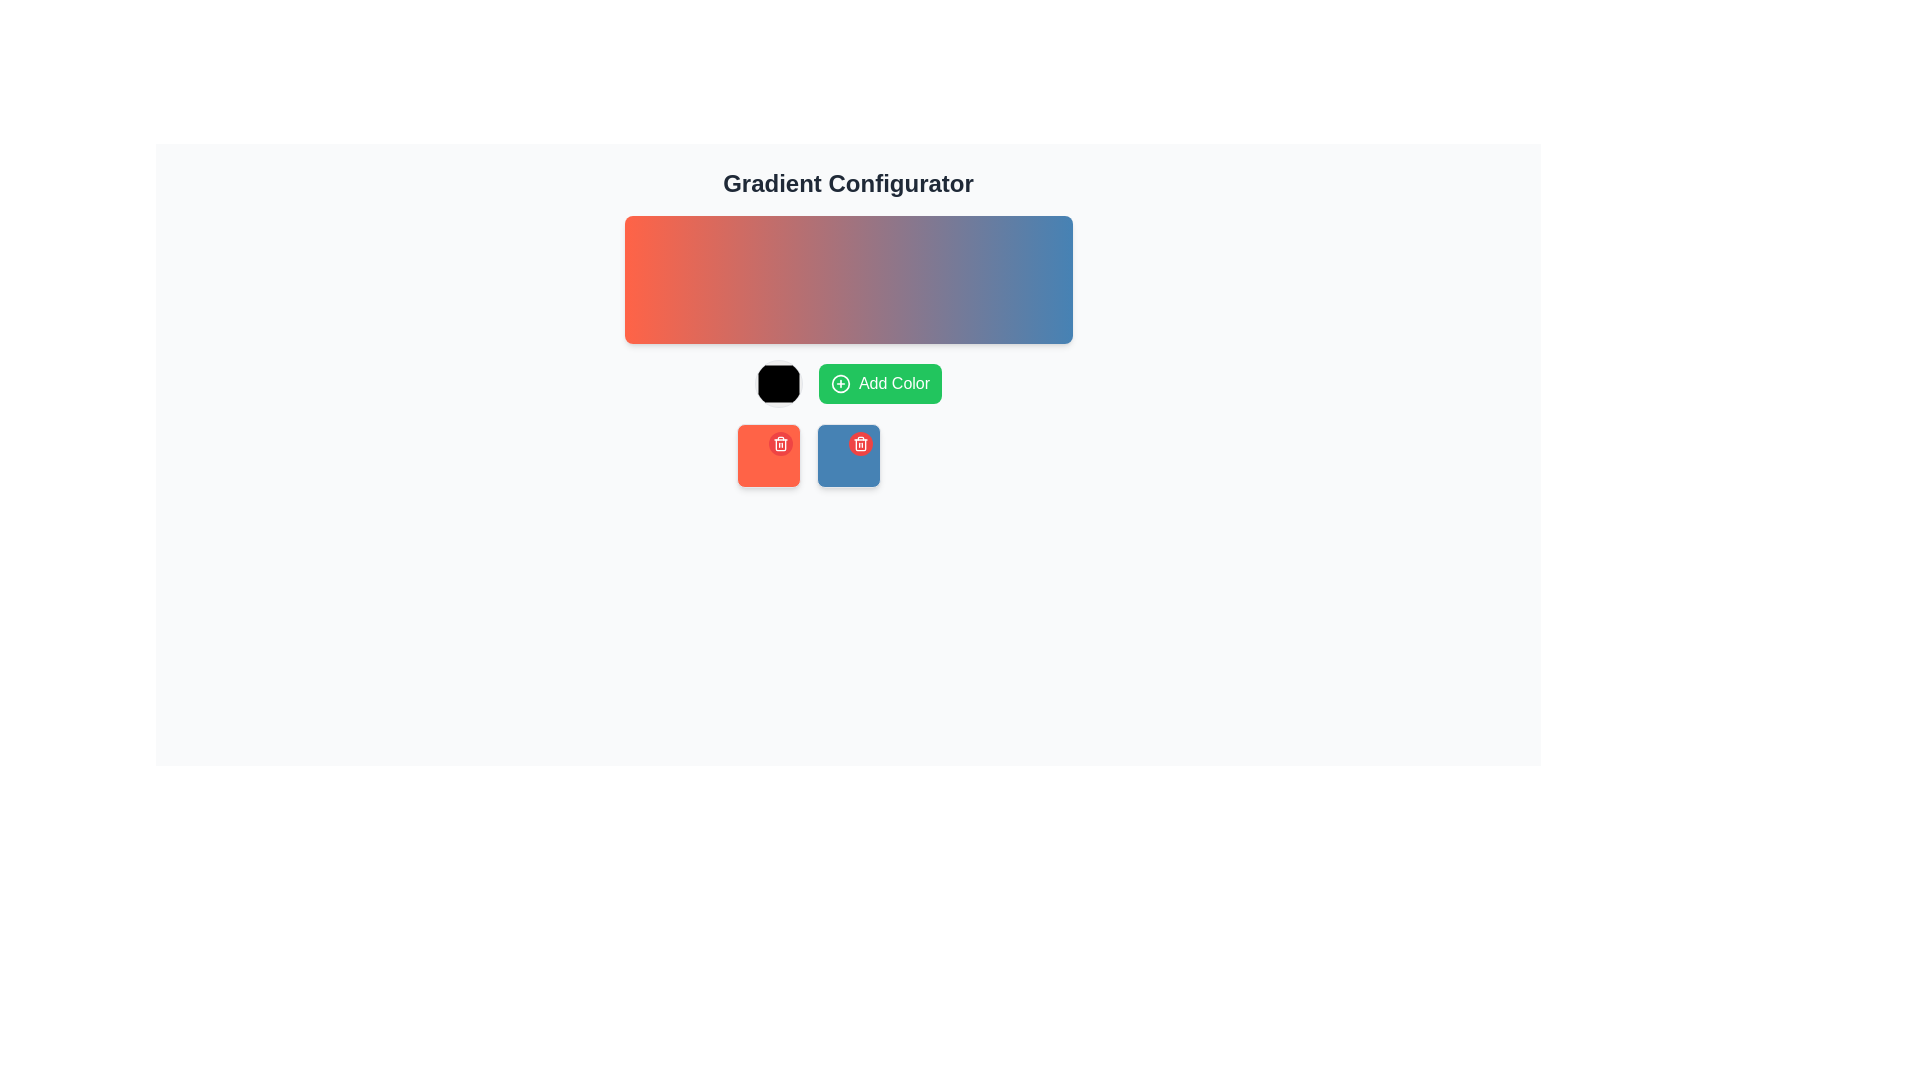 This screenshot has width=1920, height=1080. Describe the element at coordinates (860, 444) in the screenshot. I see `the graphical icon representation of the trash can, which is a component of the delete function located inside the blue square button at the bottom right of the interface` at that location.